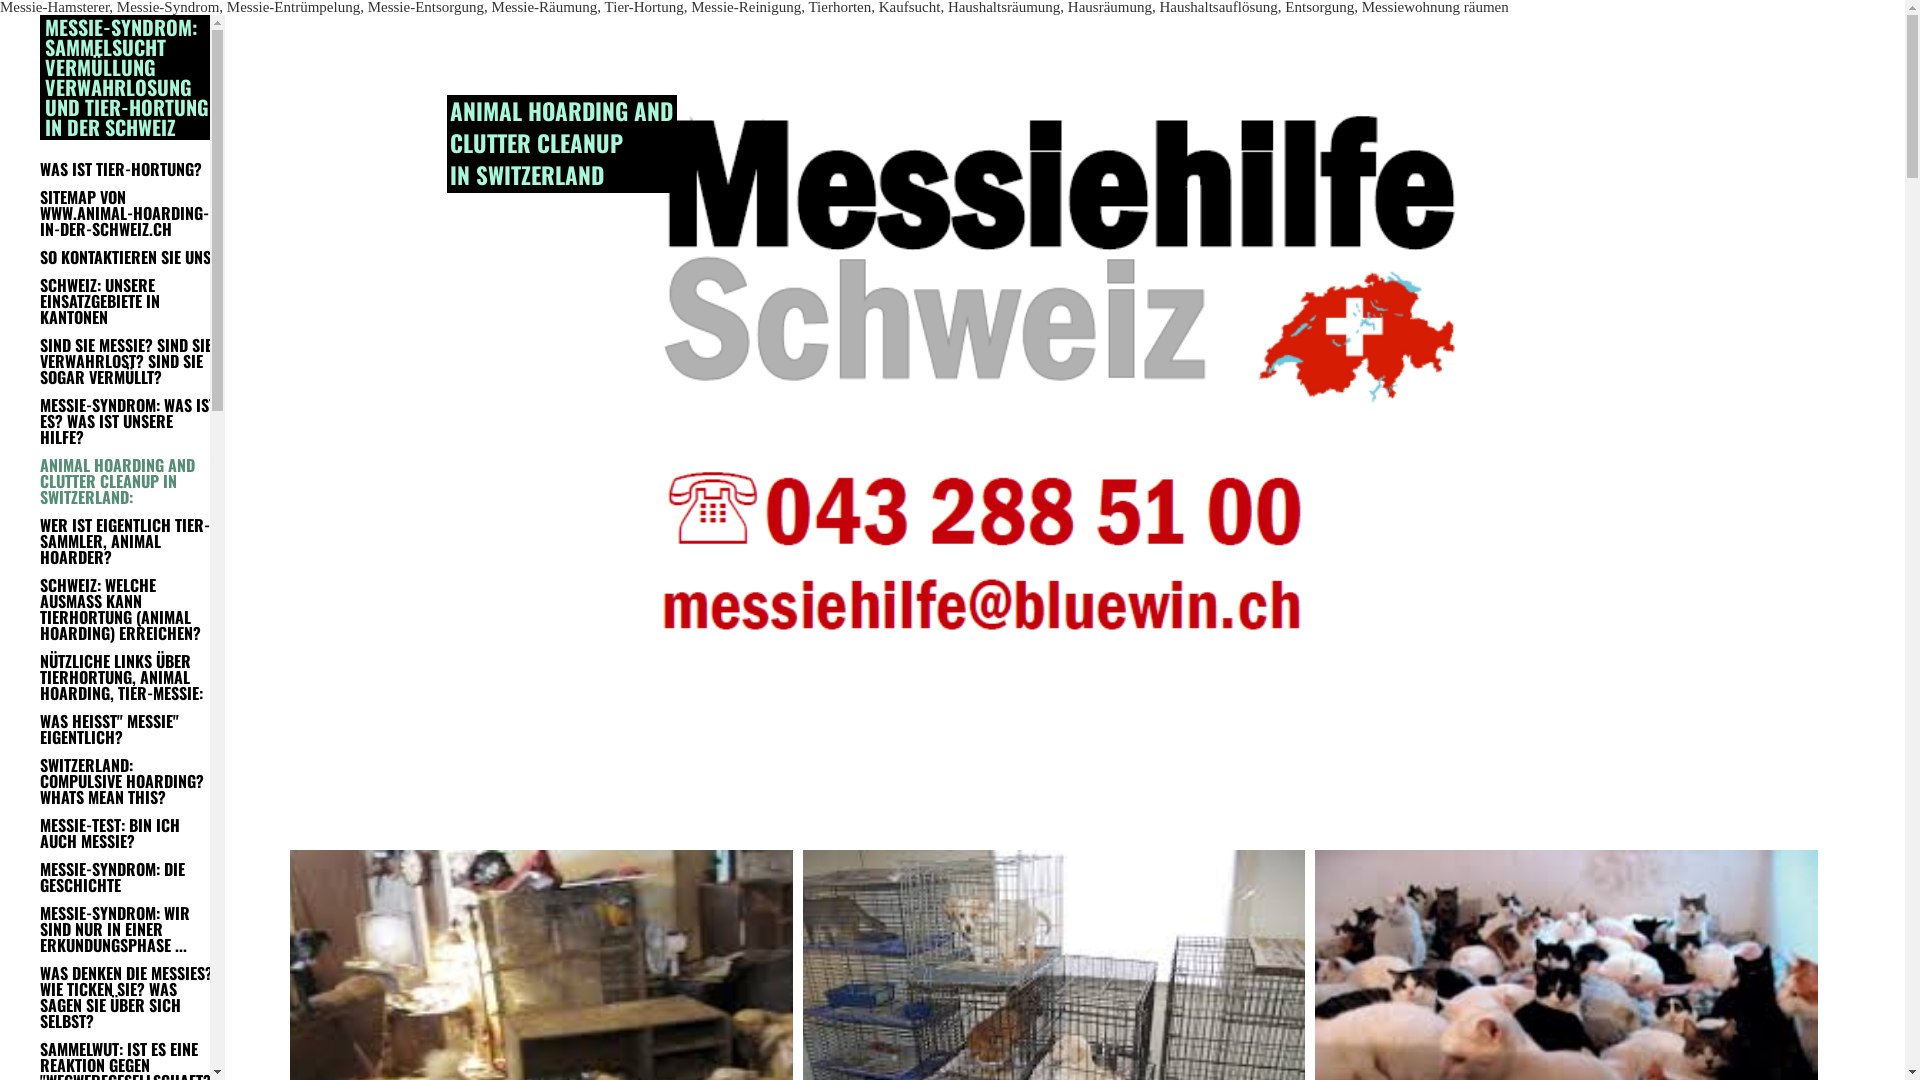 The image size is (1920, 1080). What do you see at coordinates (127, 481) in the screenshot?
I see `'ANIMAL HOARDING AND CLUTTER CLEANUP IN SWITZERLAND:'` at bounding box center [127, 481].